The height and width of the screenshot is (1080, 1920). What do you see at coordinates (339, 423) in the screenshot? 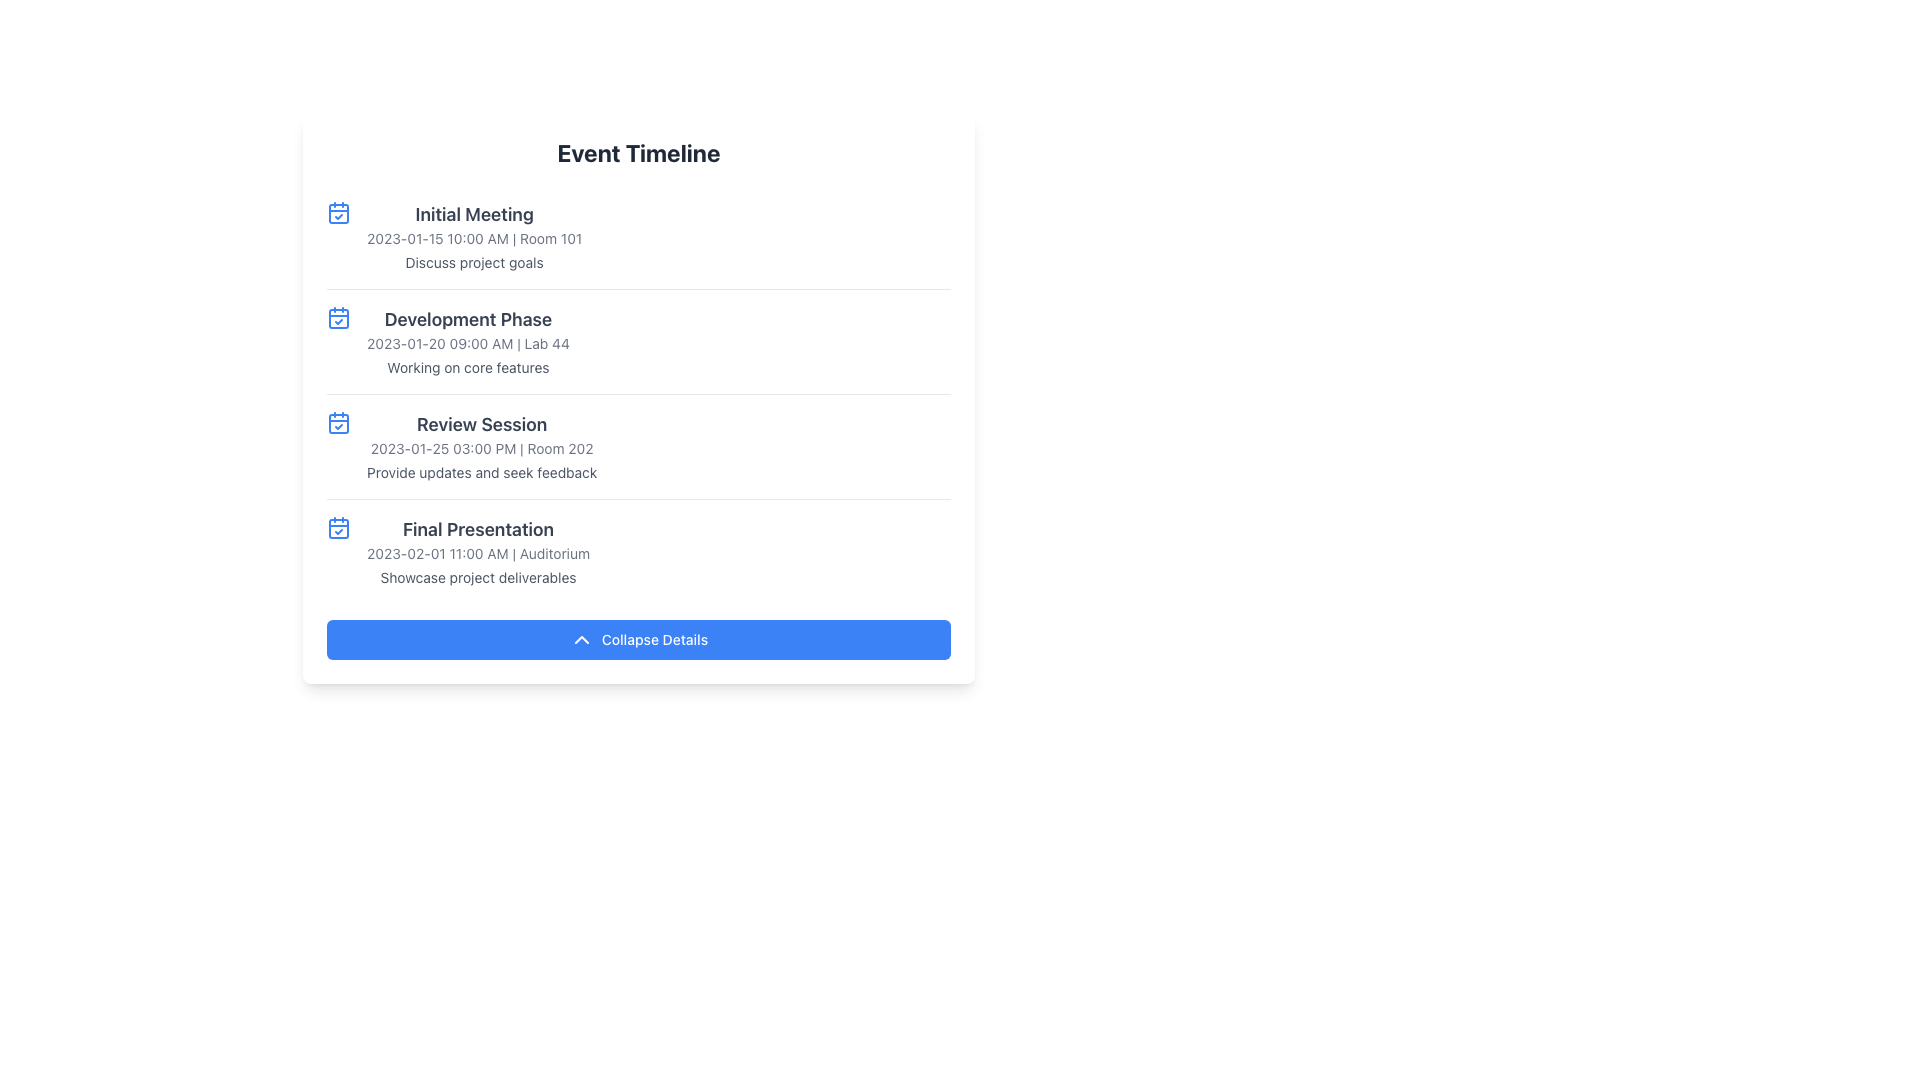
I see `internal rectangular part of the calendar icon located to the left of the 'Review Session' event entry in the timeline` at bounding box center [339, 423].